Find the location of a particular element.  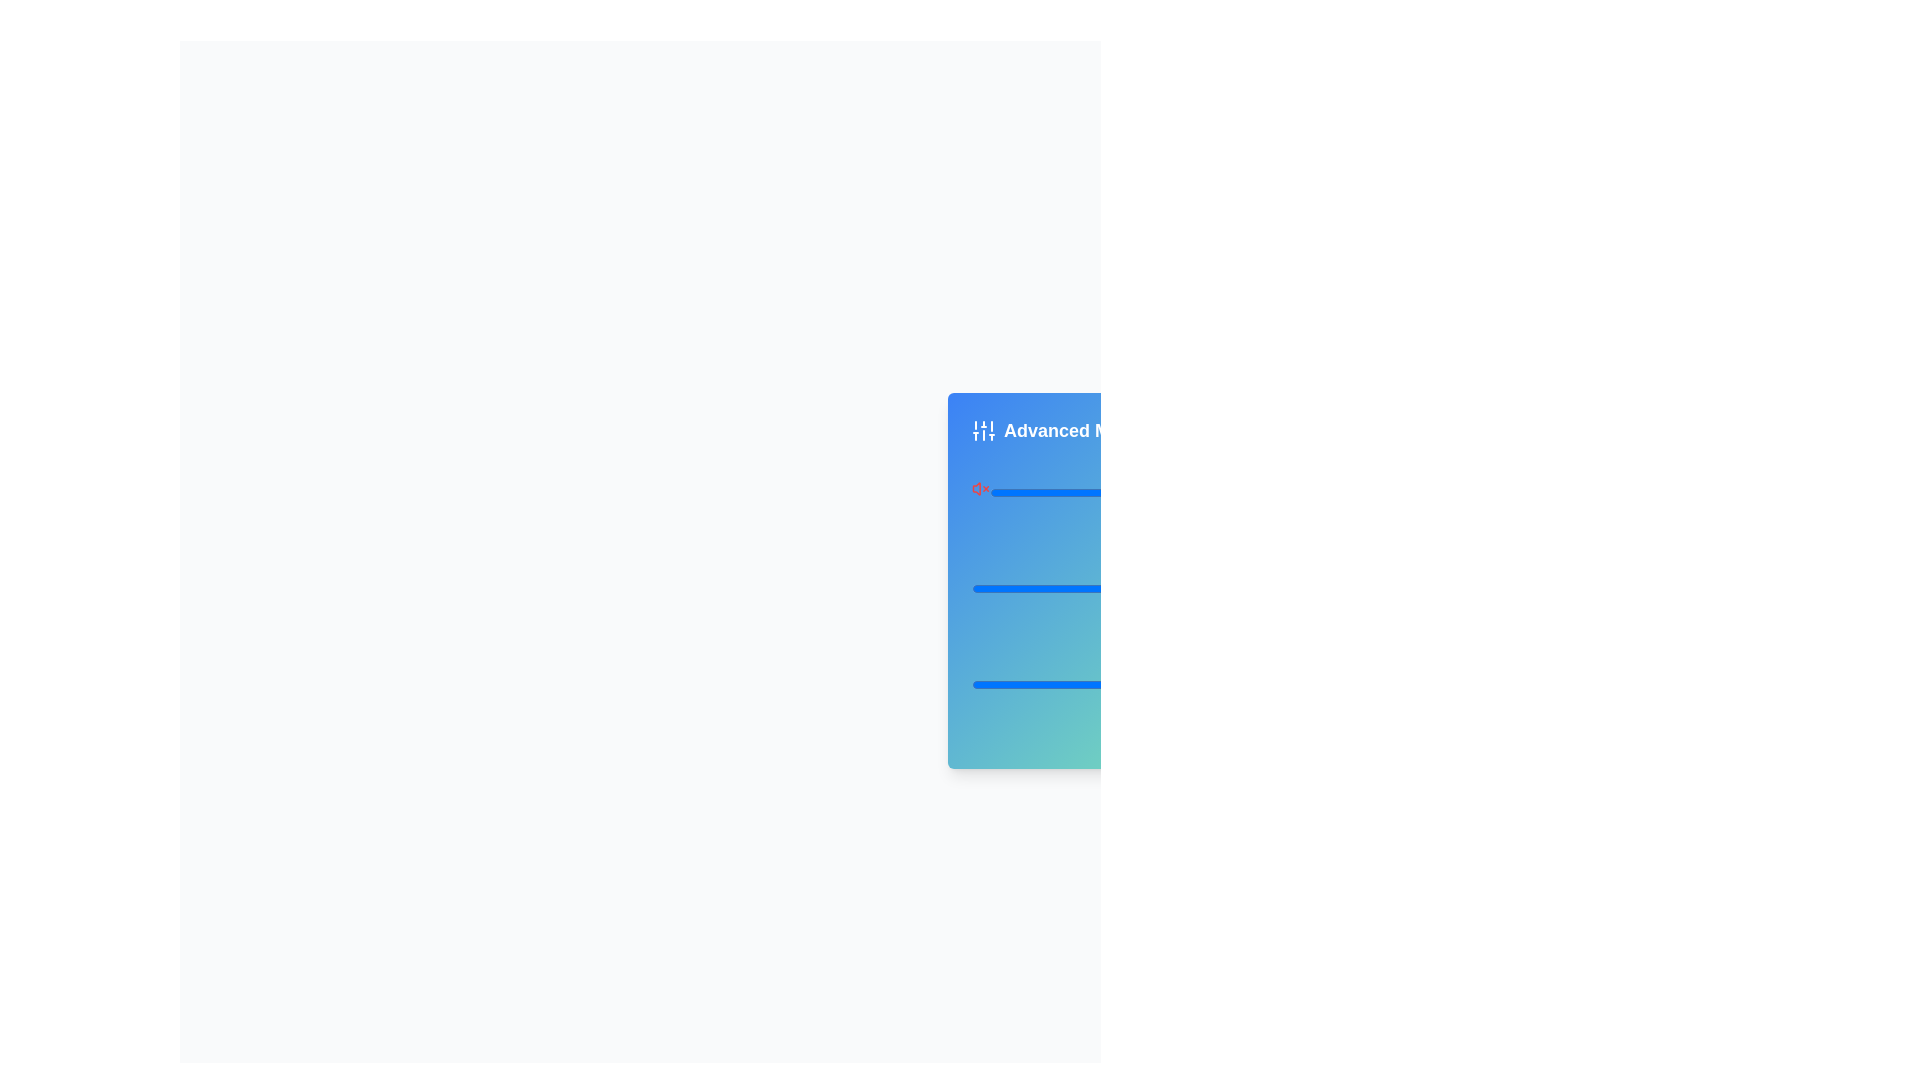

the slider value is located at coordinates (1265, 485).